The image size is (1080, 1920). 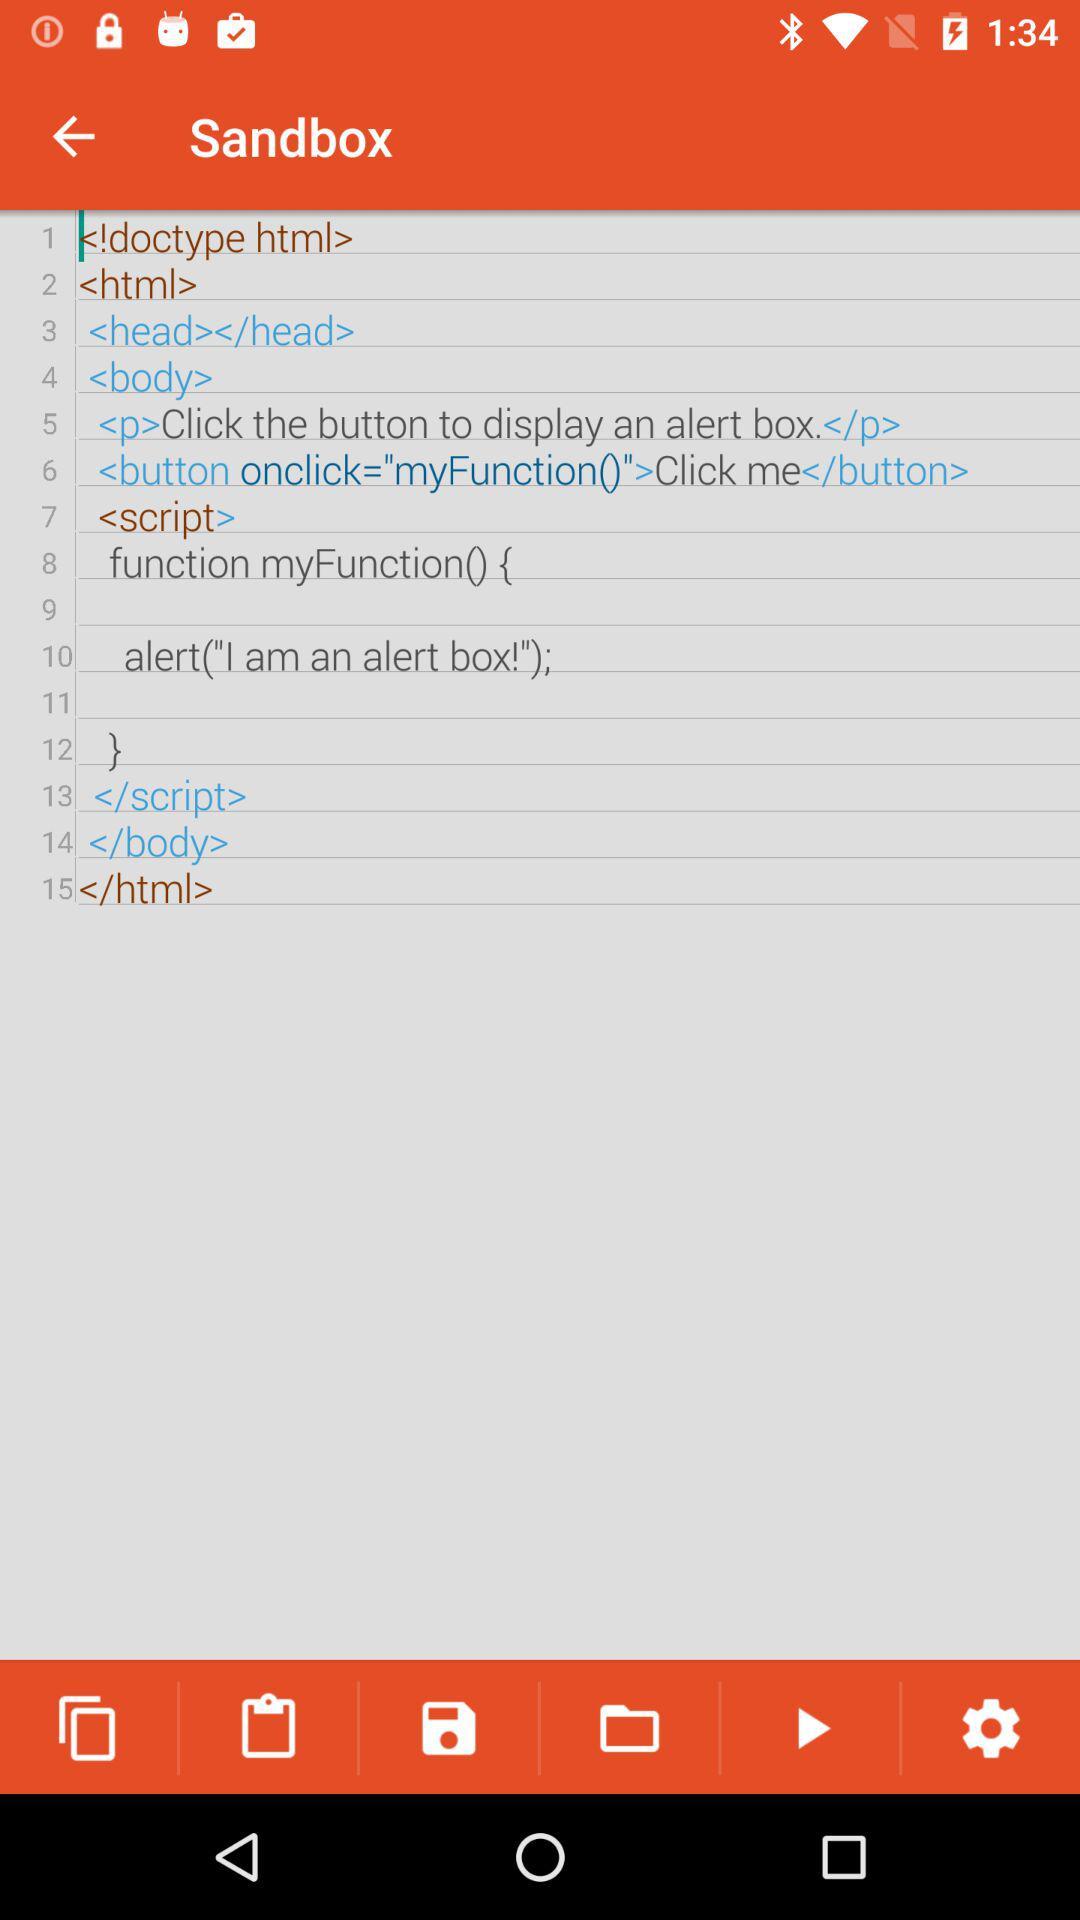 I want to click on the item below the doctype html html item, so click(x=87, y=1727).